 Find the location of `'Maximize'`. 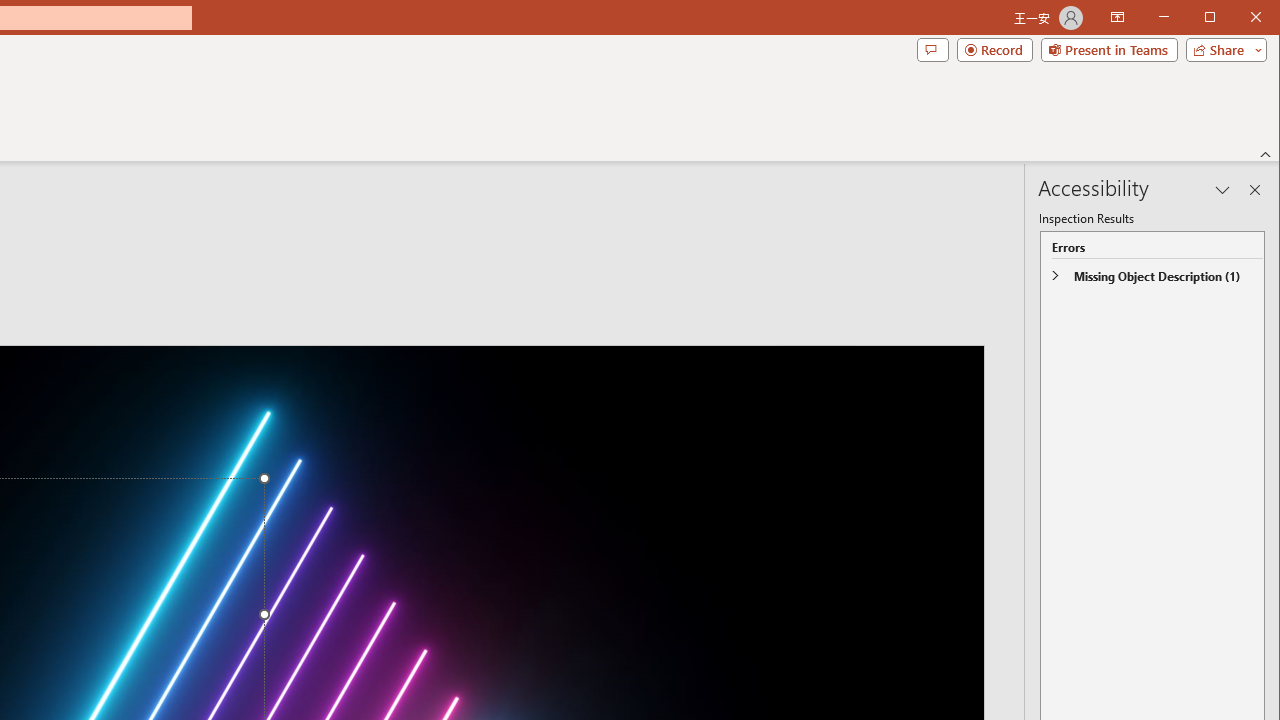

'Maximize' is located at coordinates (1238, 19).